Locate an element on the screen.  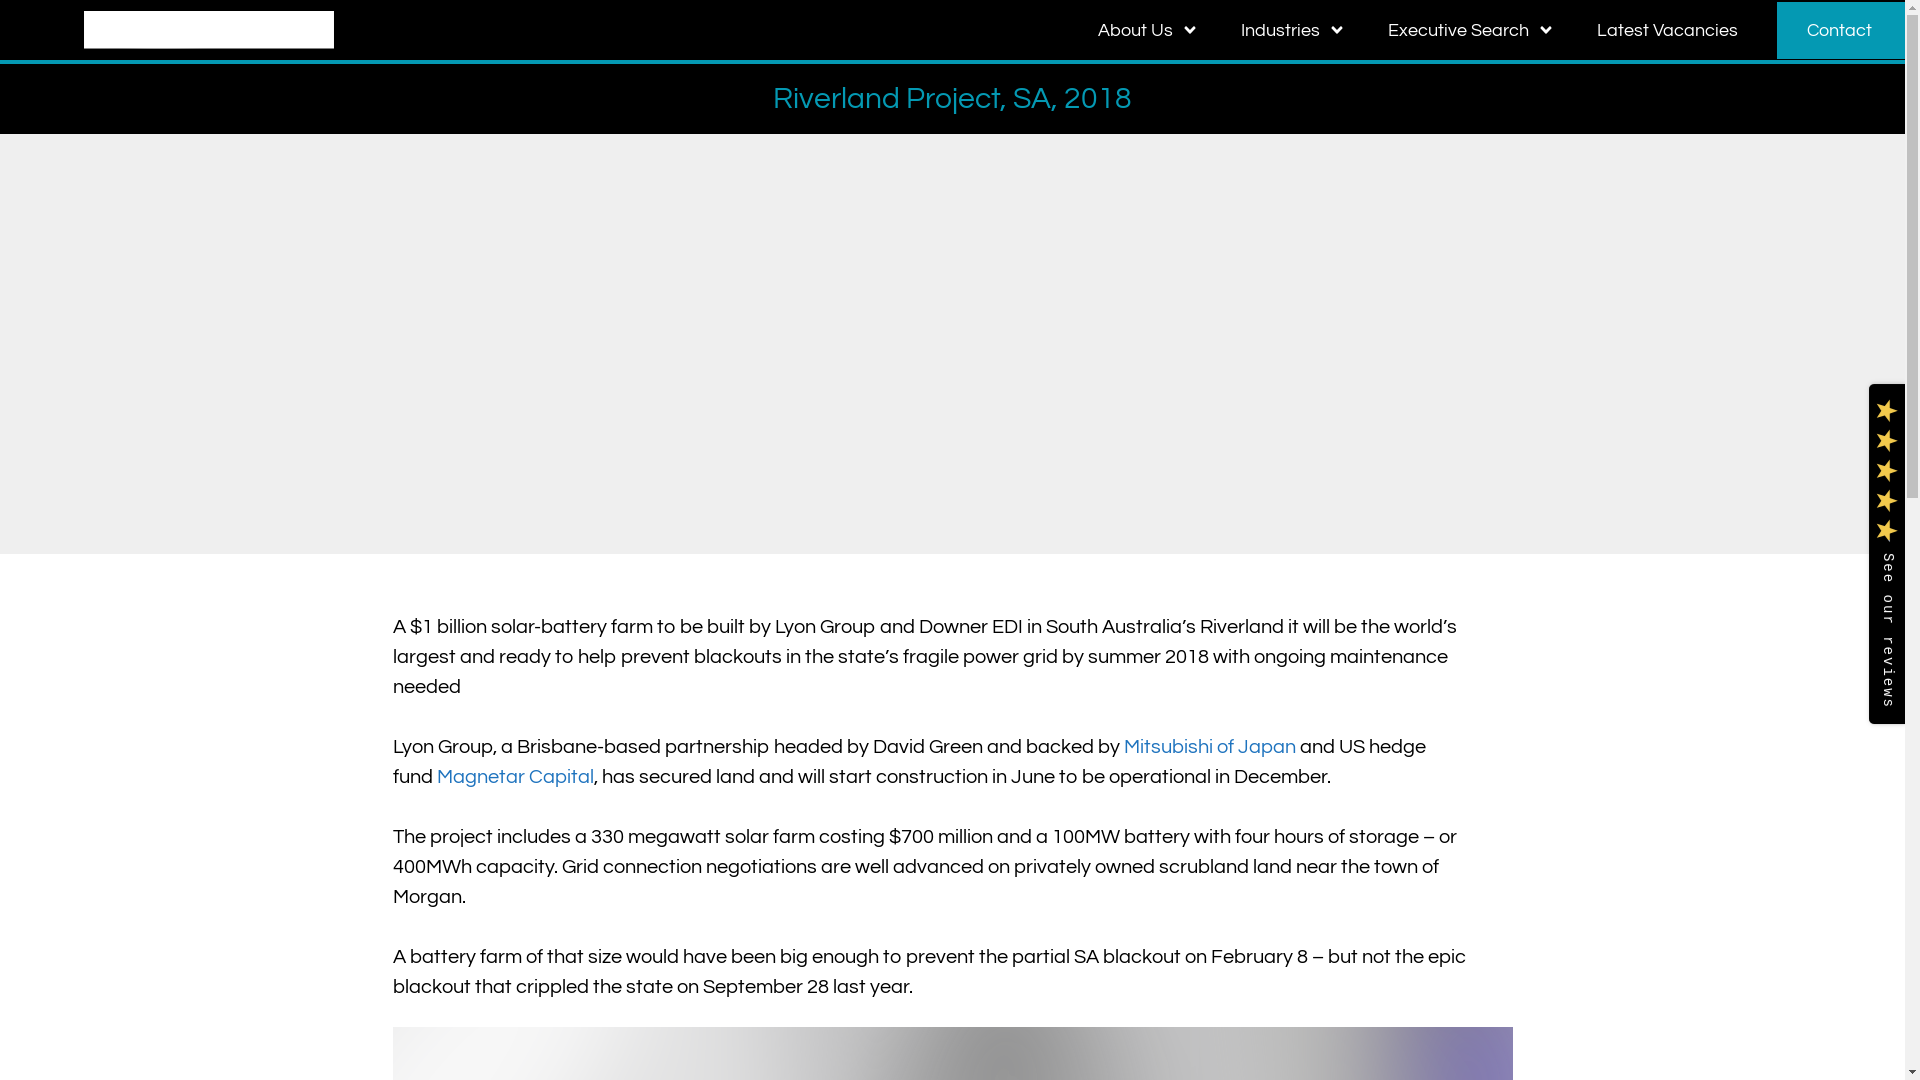
'Latest Vacancies' is located at coordinates (1669, 29).